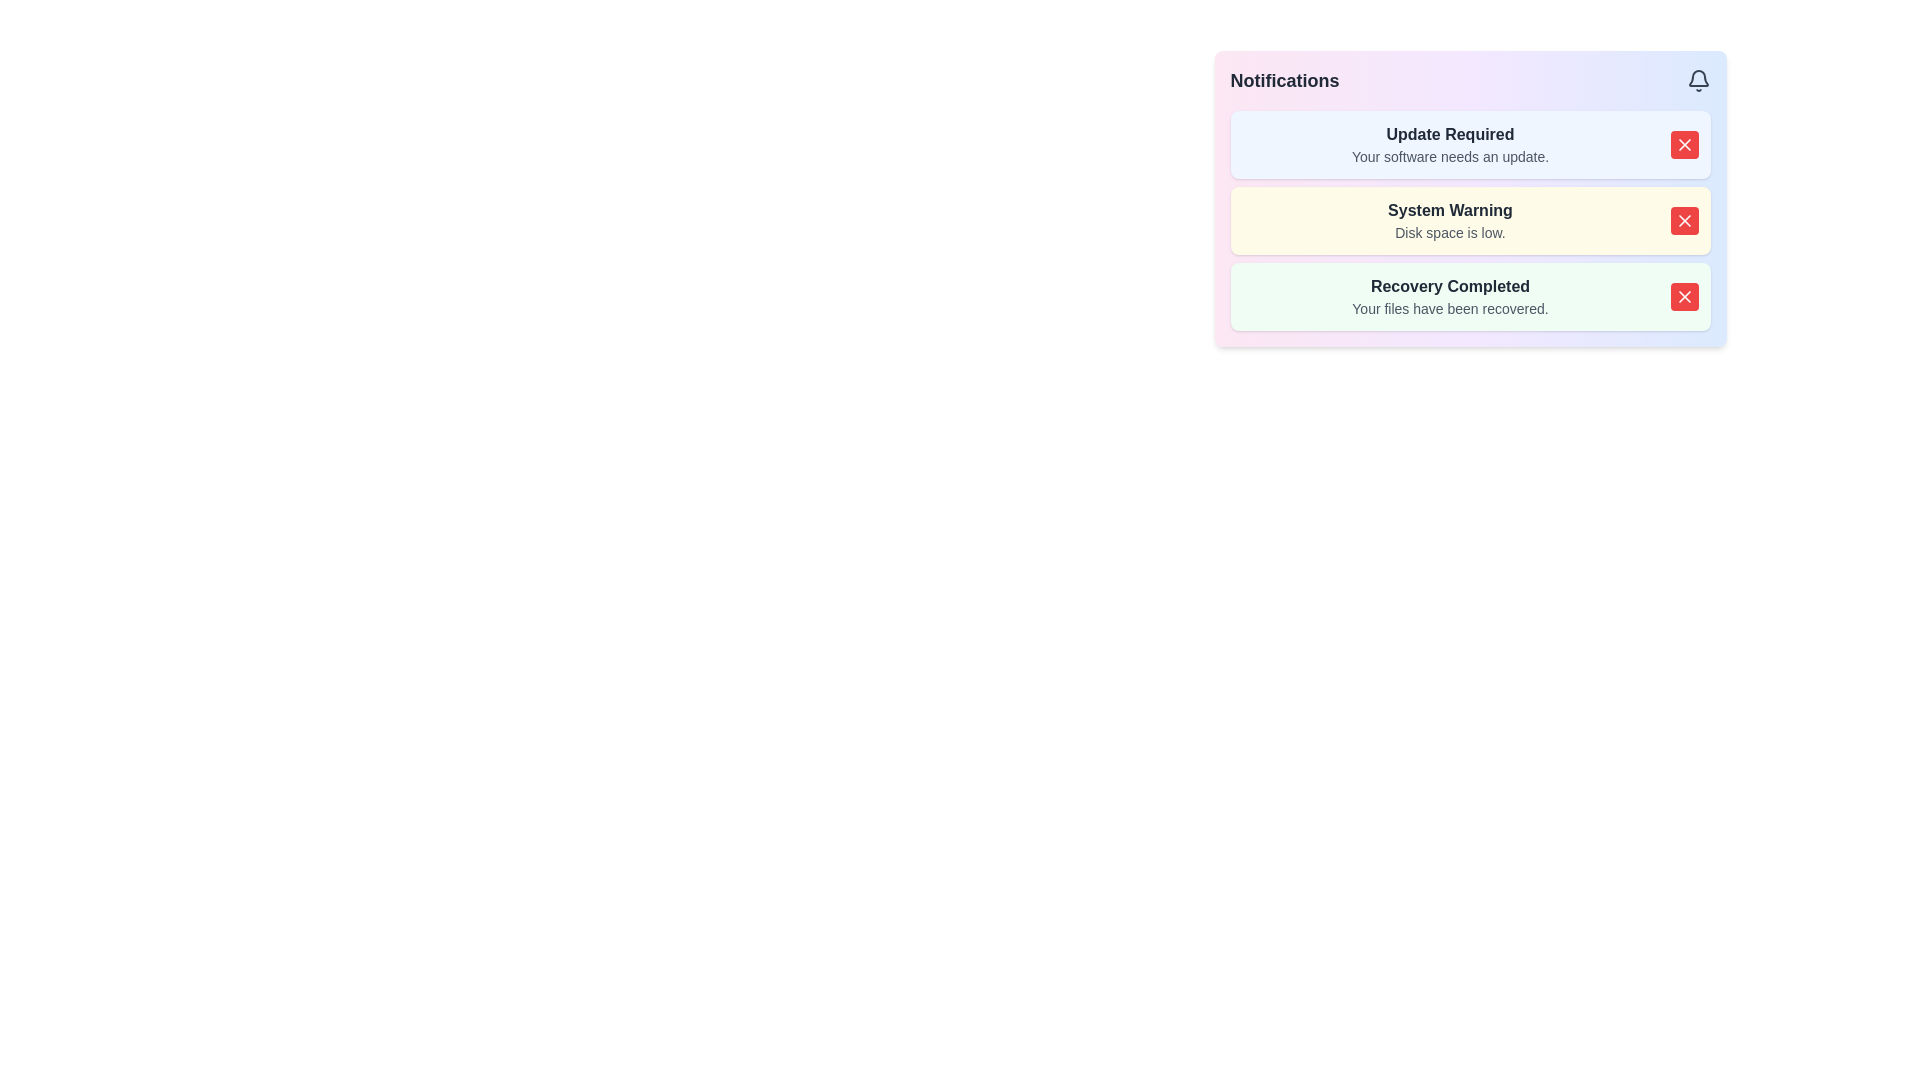 This screenshot has height=1080, width=1920. I want to click on the Close button with a red circular appearance and an 'X' icon, so click(1683, 144).